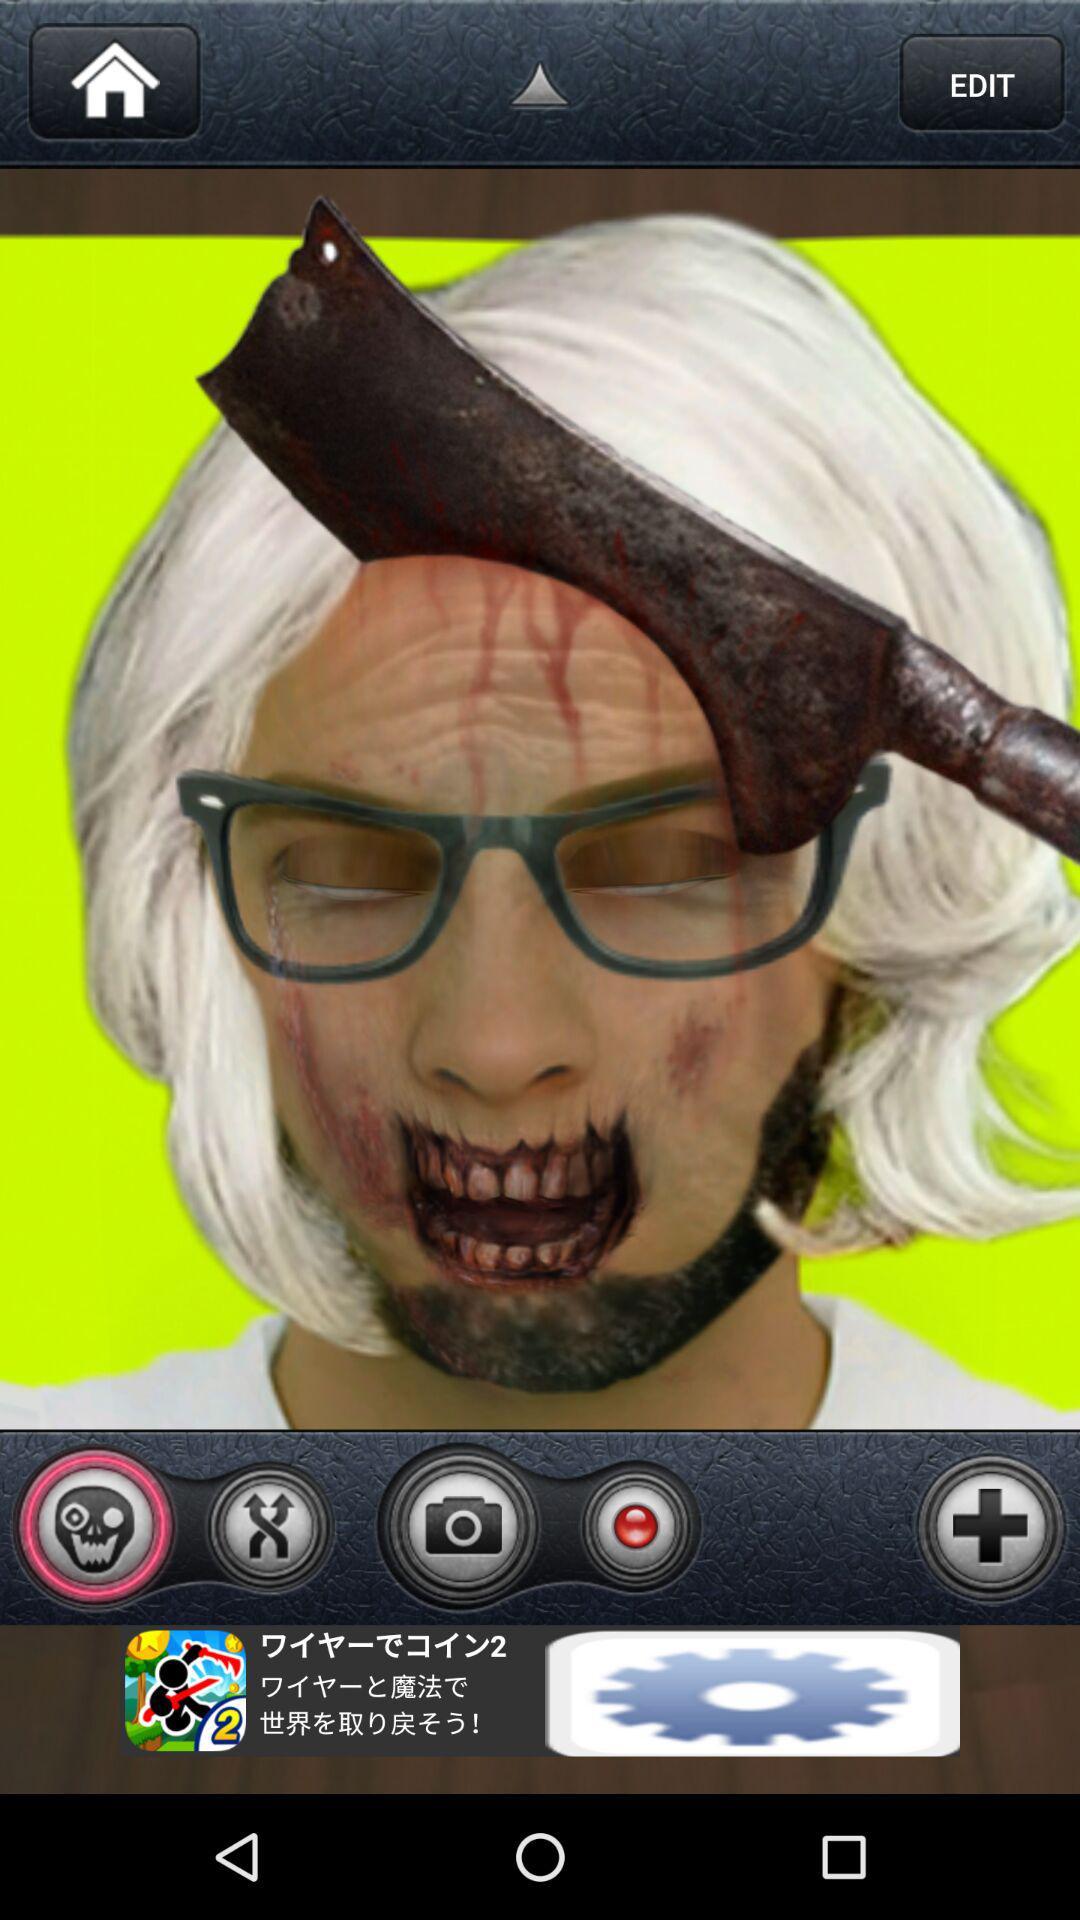 The image size is (1080, 1920). I want to click on settings button, so click(540, 1689).